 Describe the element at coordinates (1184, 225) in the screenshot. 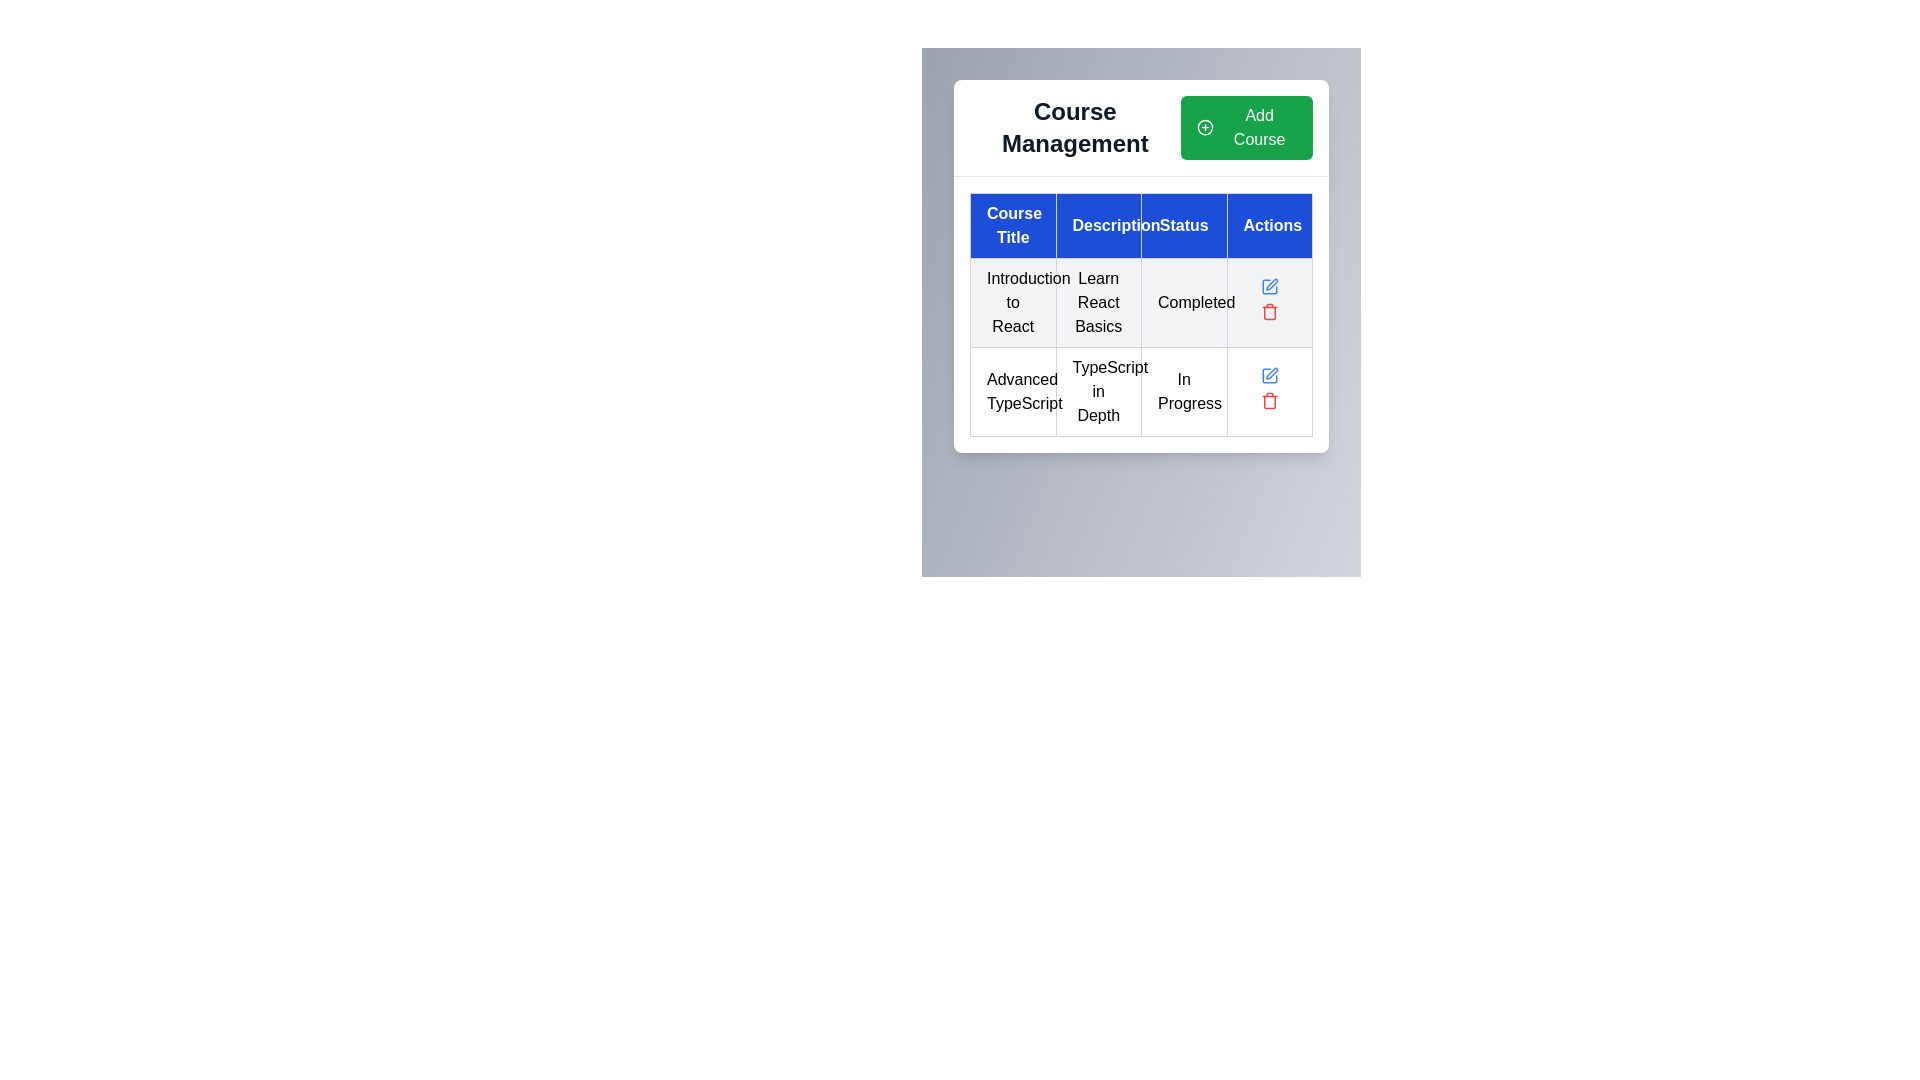

I see `the Header cell in the third column of the table layout, which describes the status information of the entries listed below it` at that location.